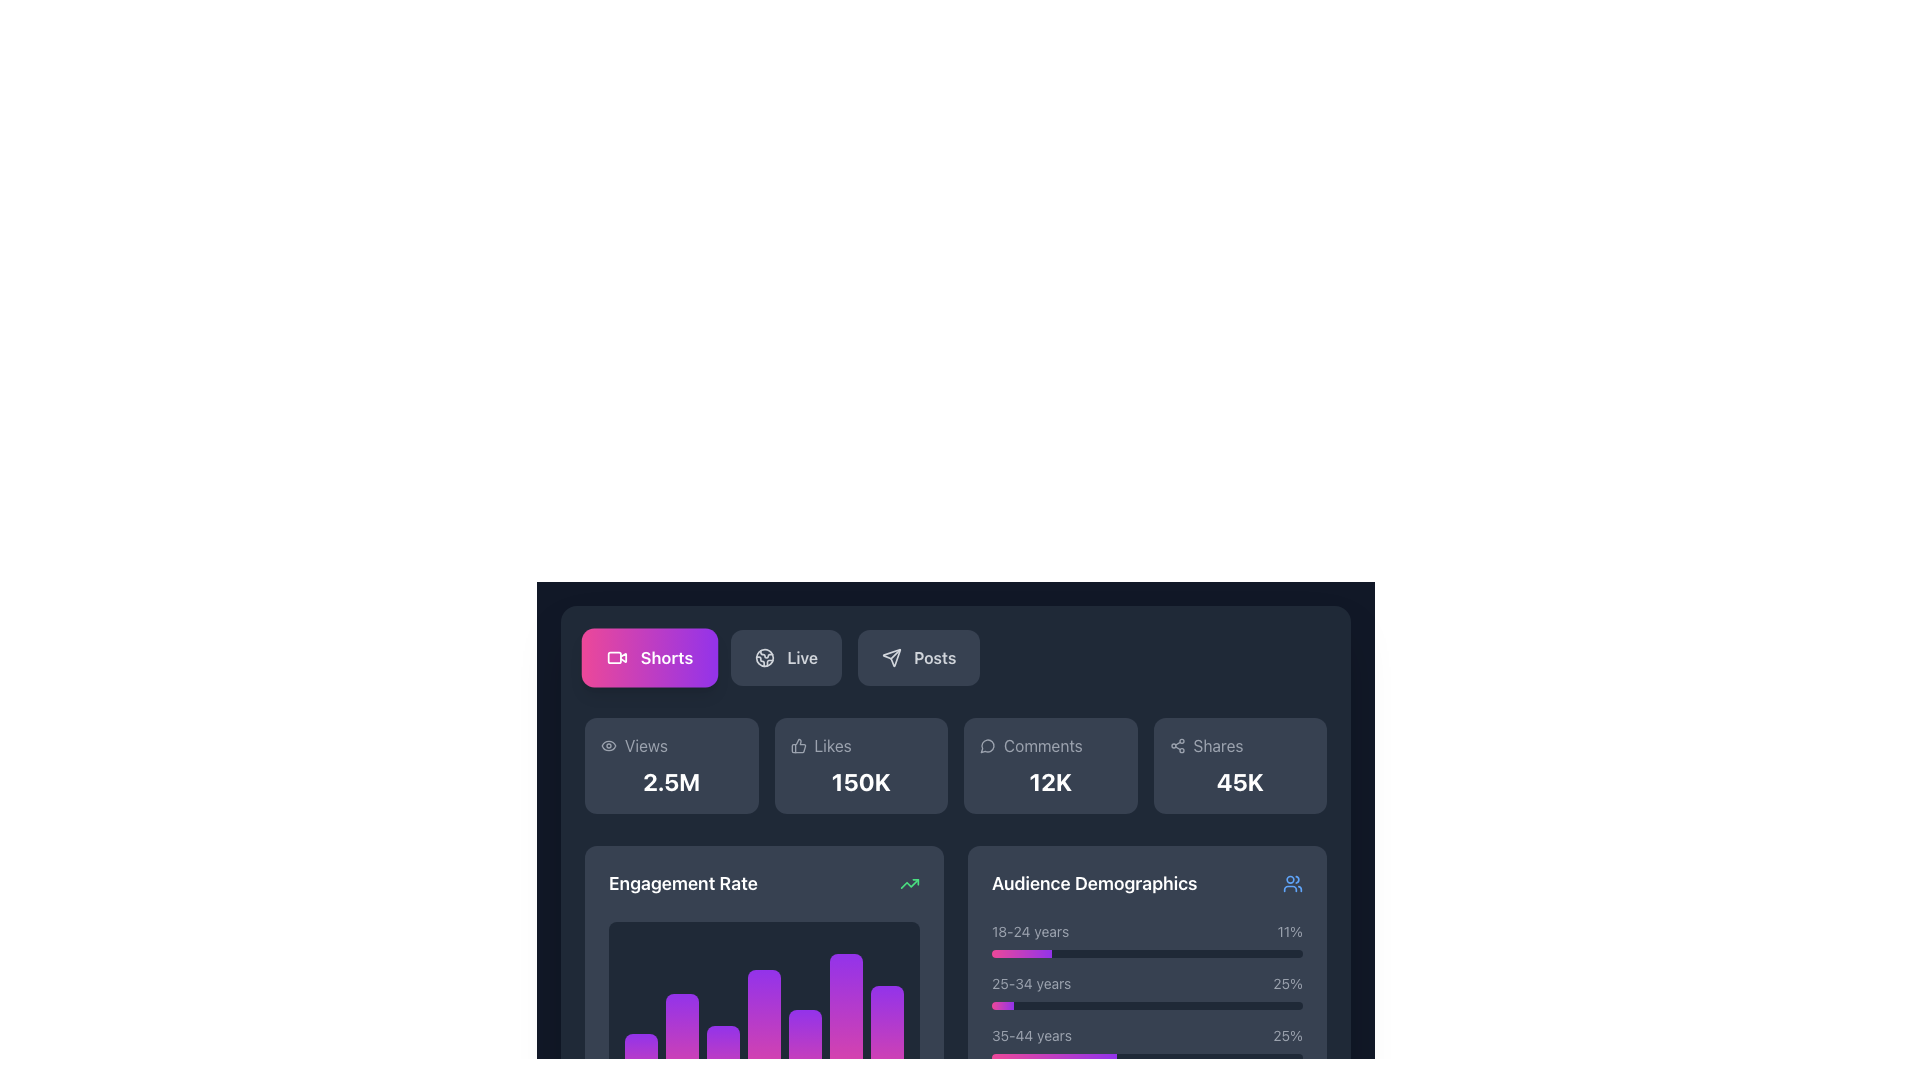  I want to click on displayed information from the Metric card labeled 'Views', which is a rectangular card with a dark gray background and features the text '2.5M' prominently in bold white, so click(671, 765).